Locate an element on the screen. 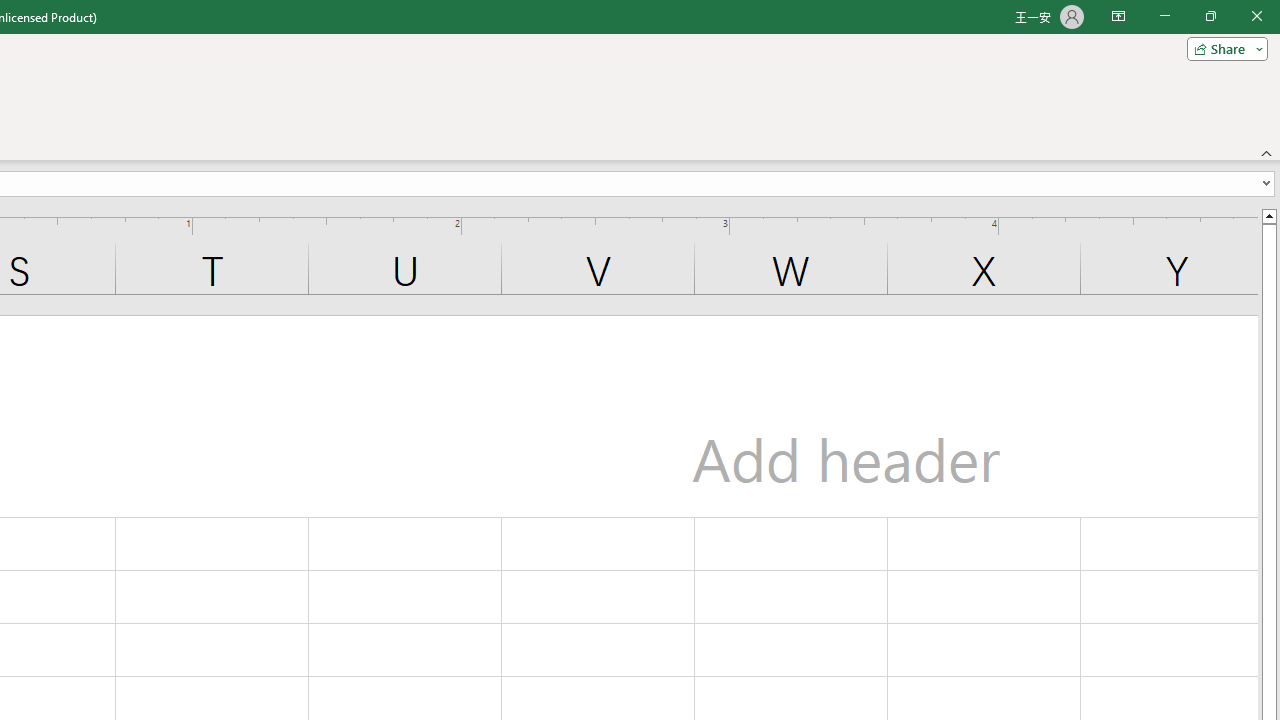 The height and width of the screenshot is (720, 1280). 'Minimize' is located at coordinates (1164, 16).